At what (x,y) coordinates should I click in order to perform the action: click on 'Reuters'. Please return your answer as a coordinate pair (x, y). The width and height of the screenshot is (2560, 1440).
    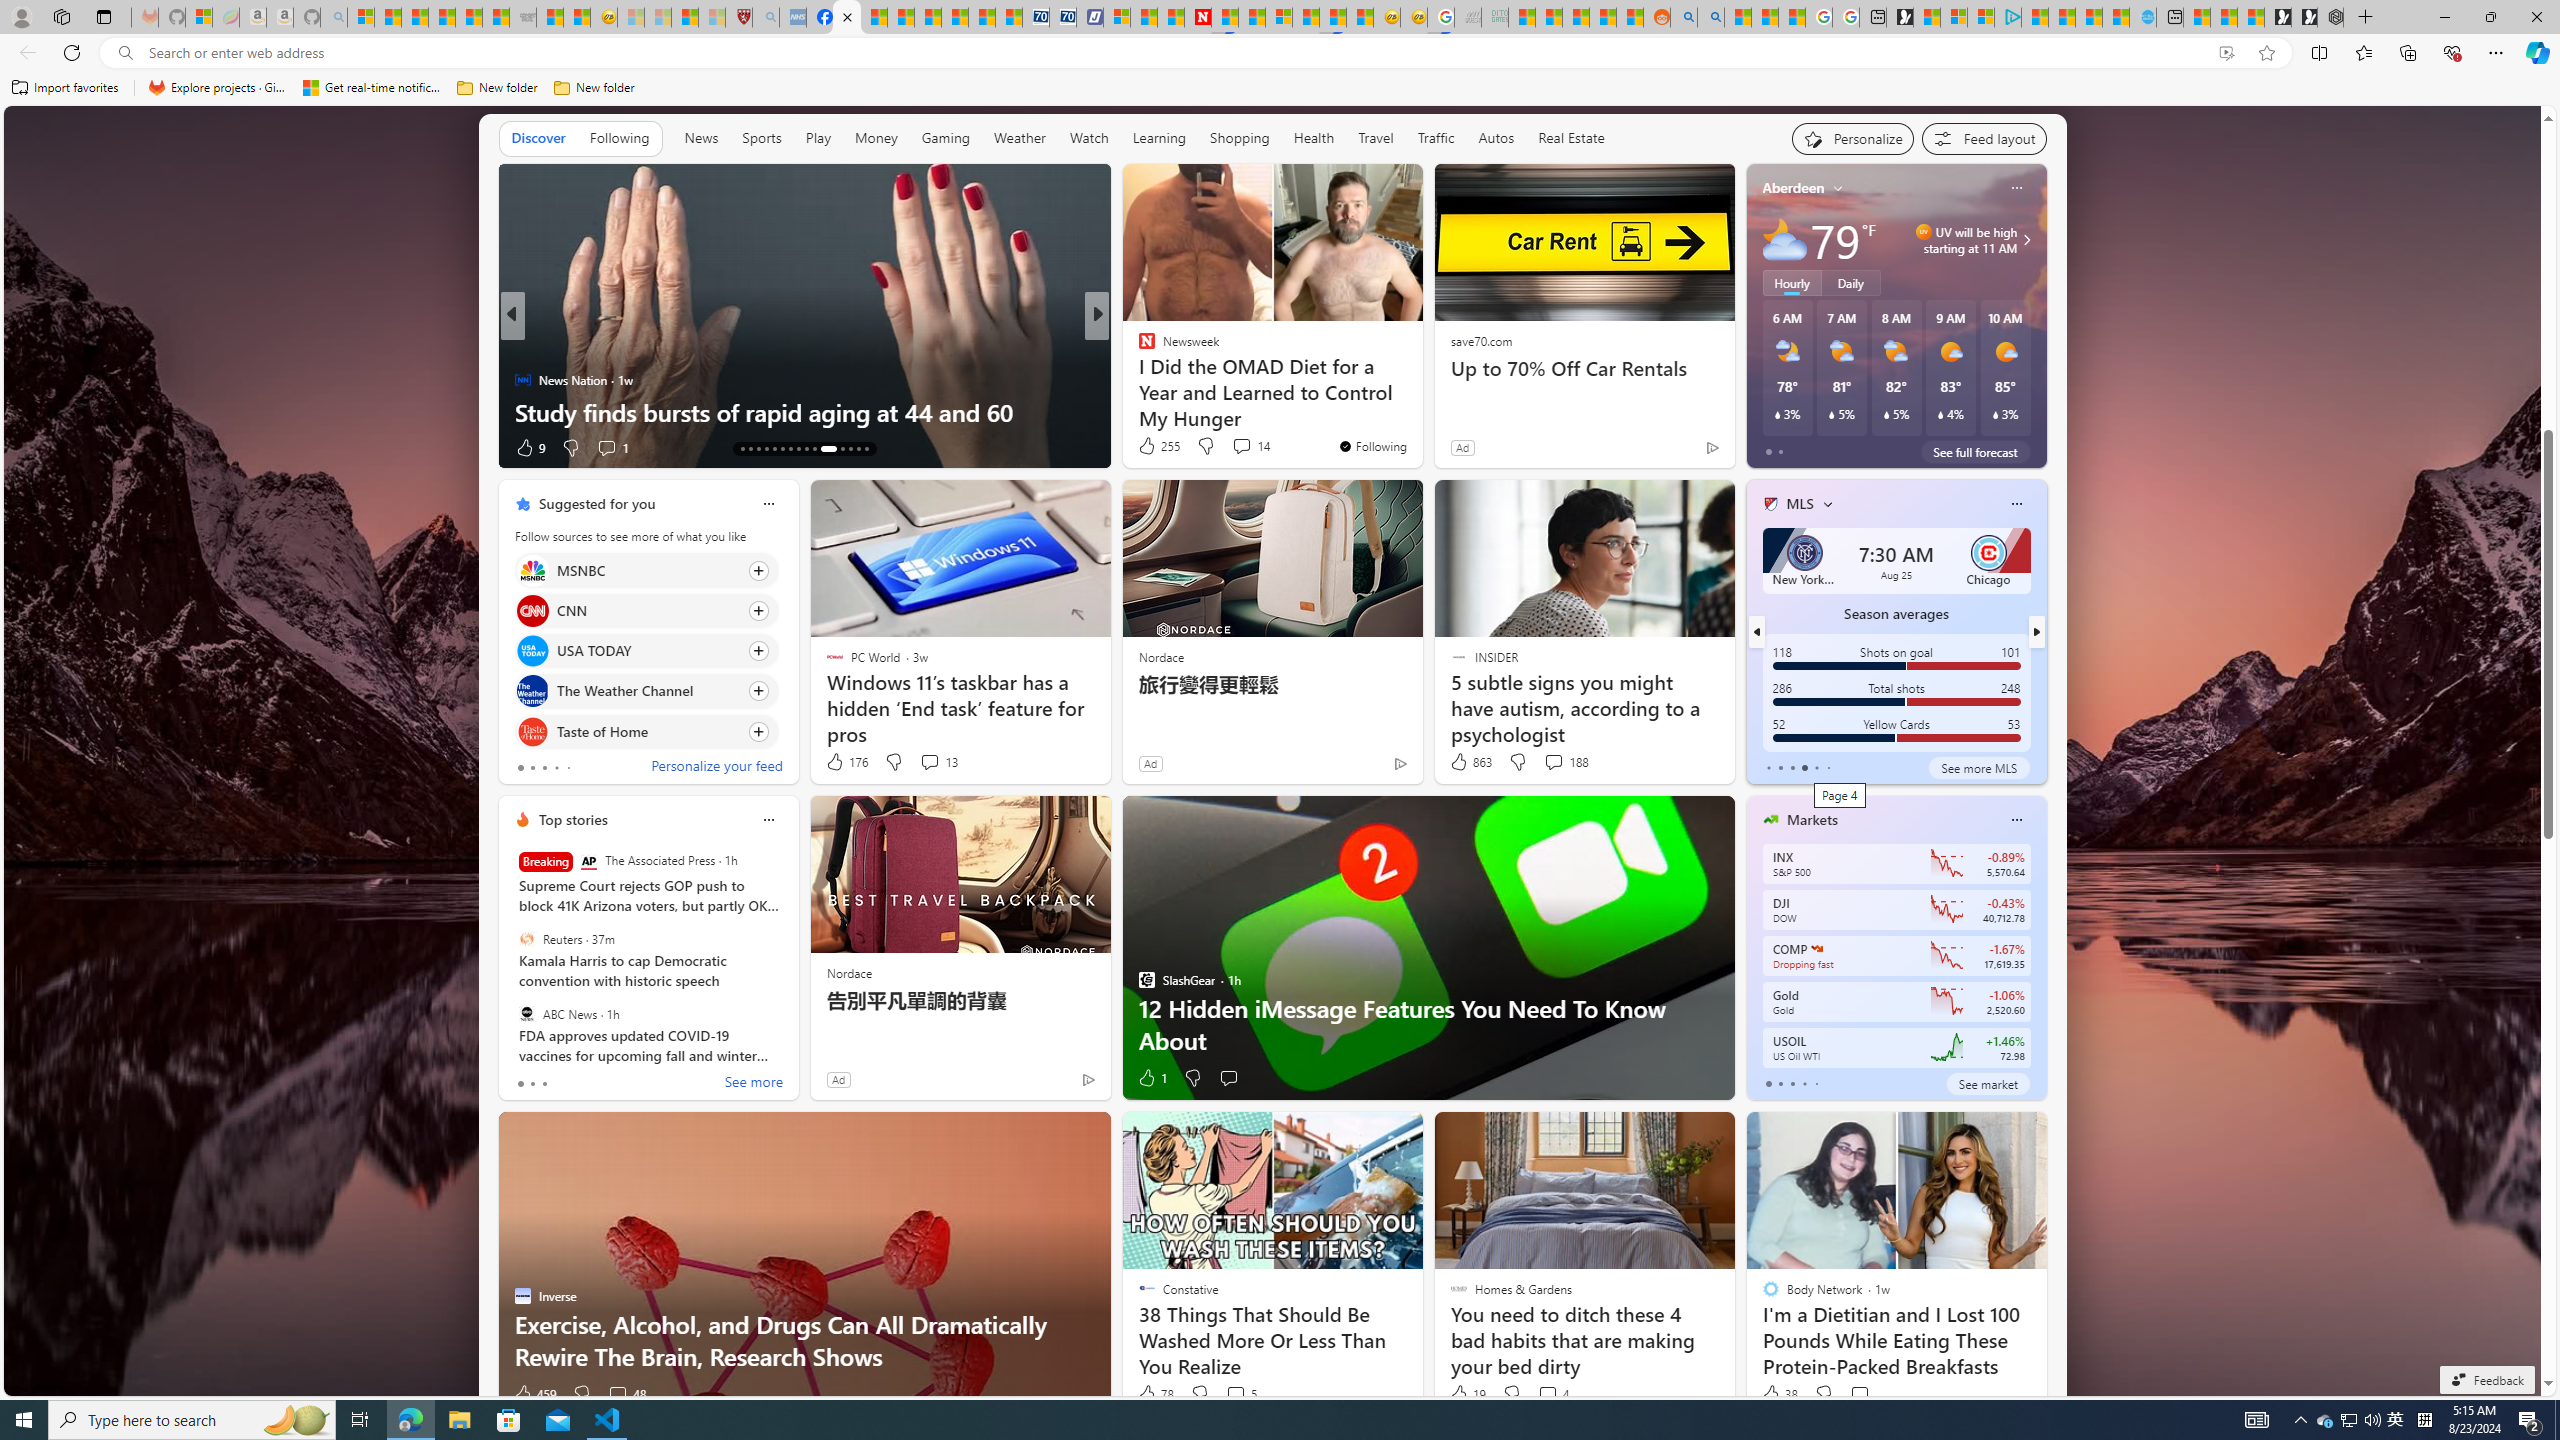
    Looking at the image, I should click on (525, 938).